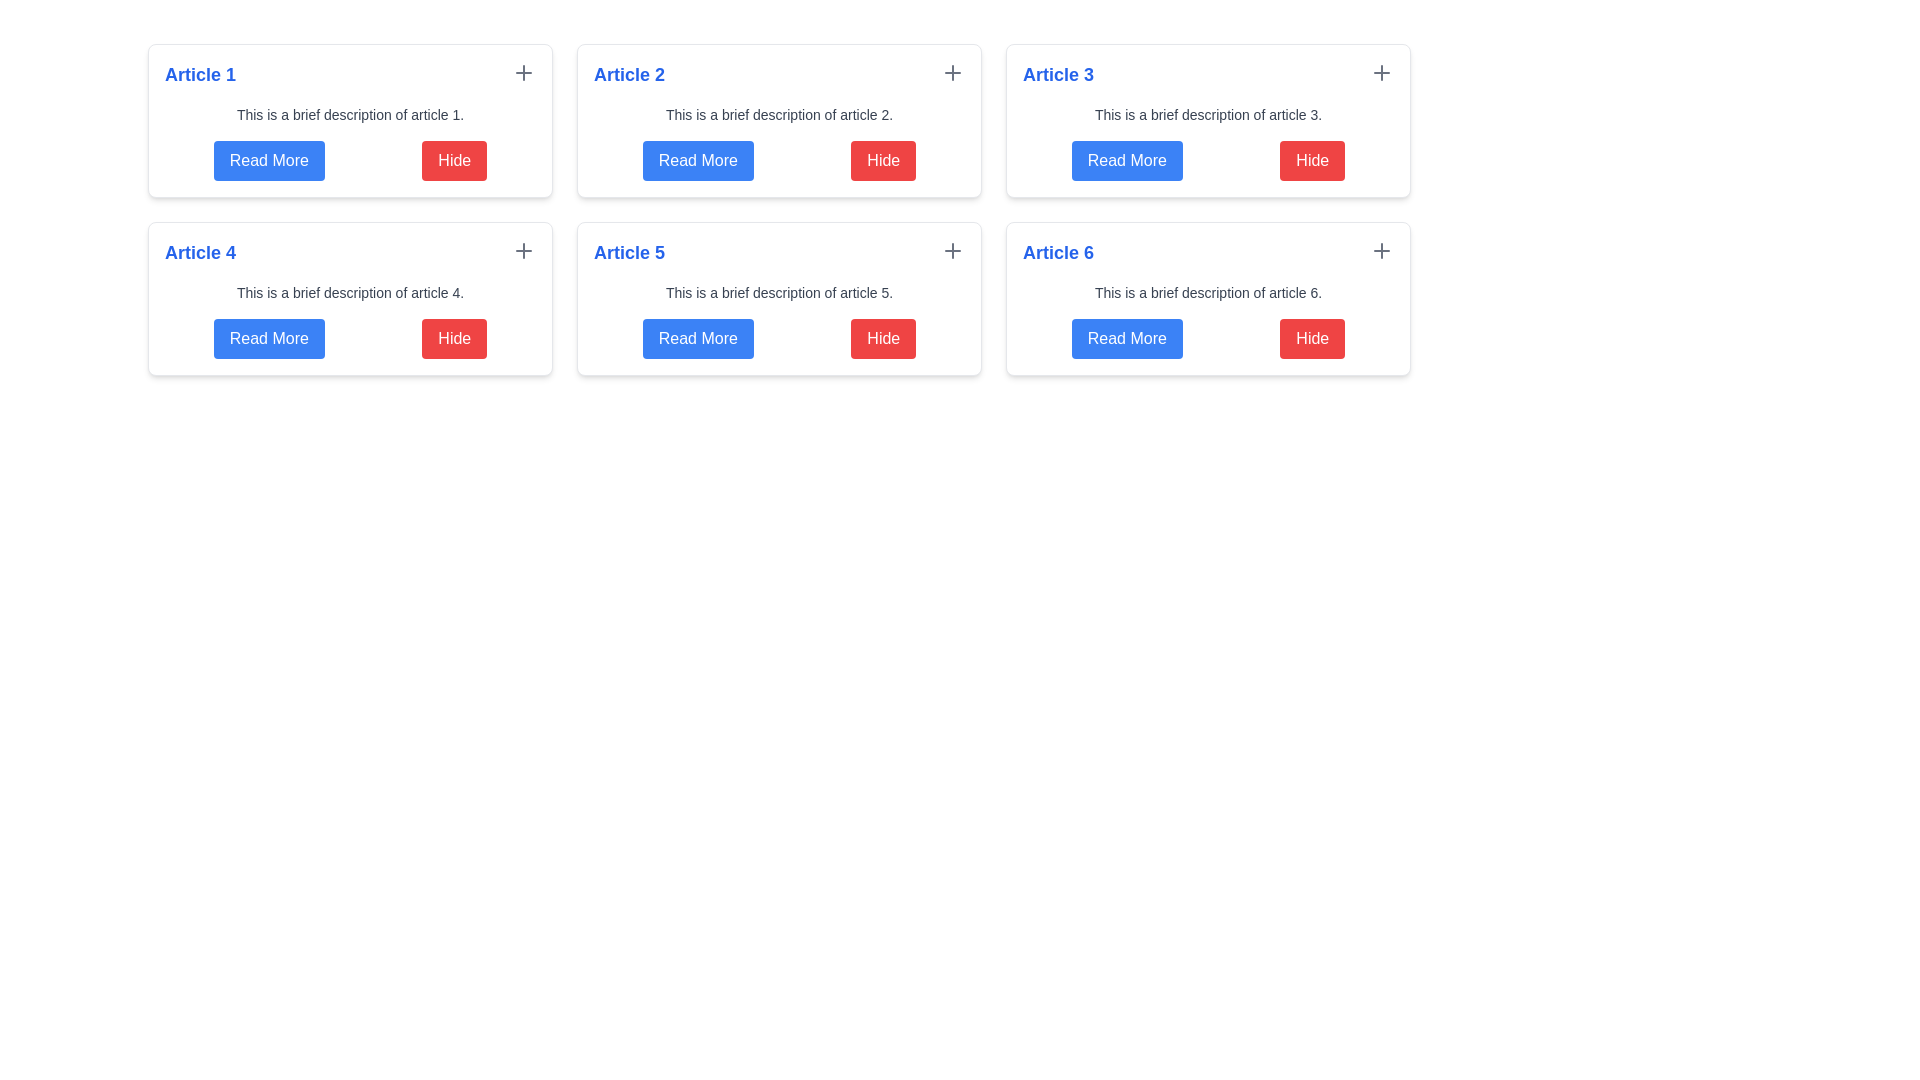  I want to click on the rectangular button with a blue background and white text that reads 'Read More', so click(1127, 160).